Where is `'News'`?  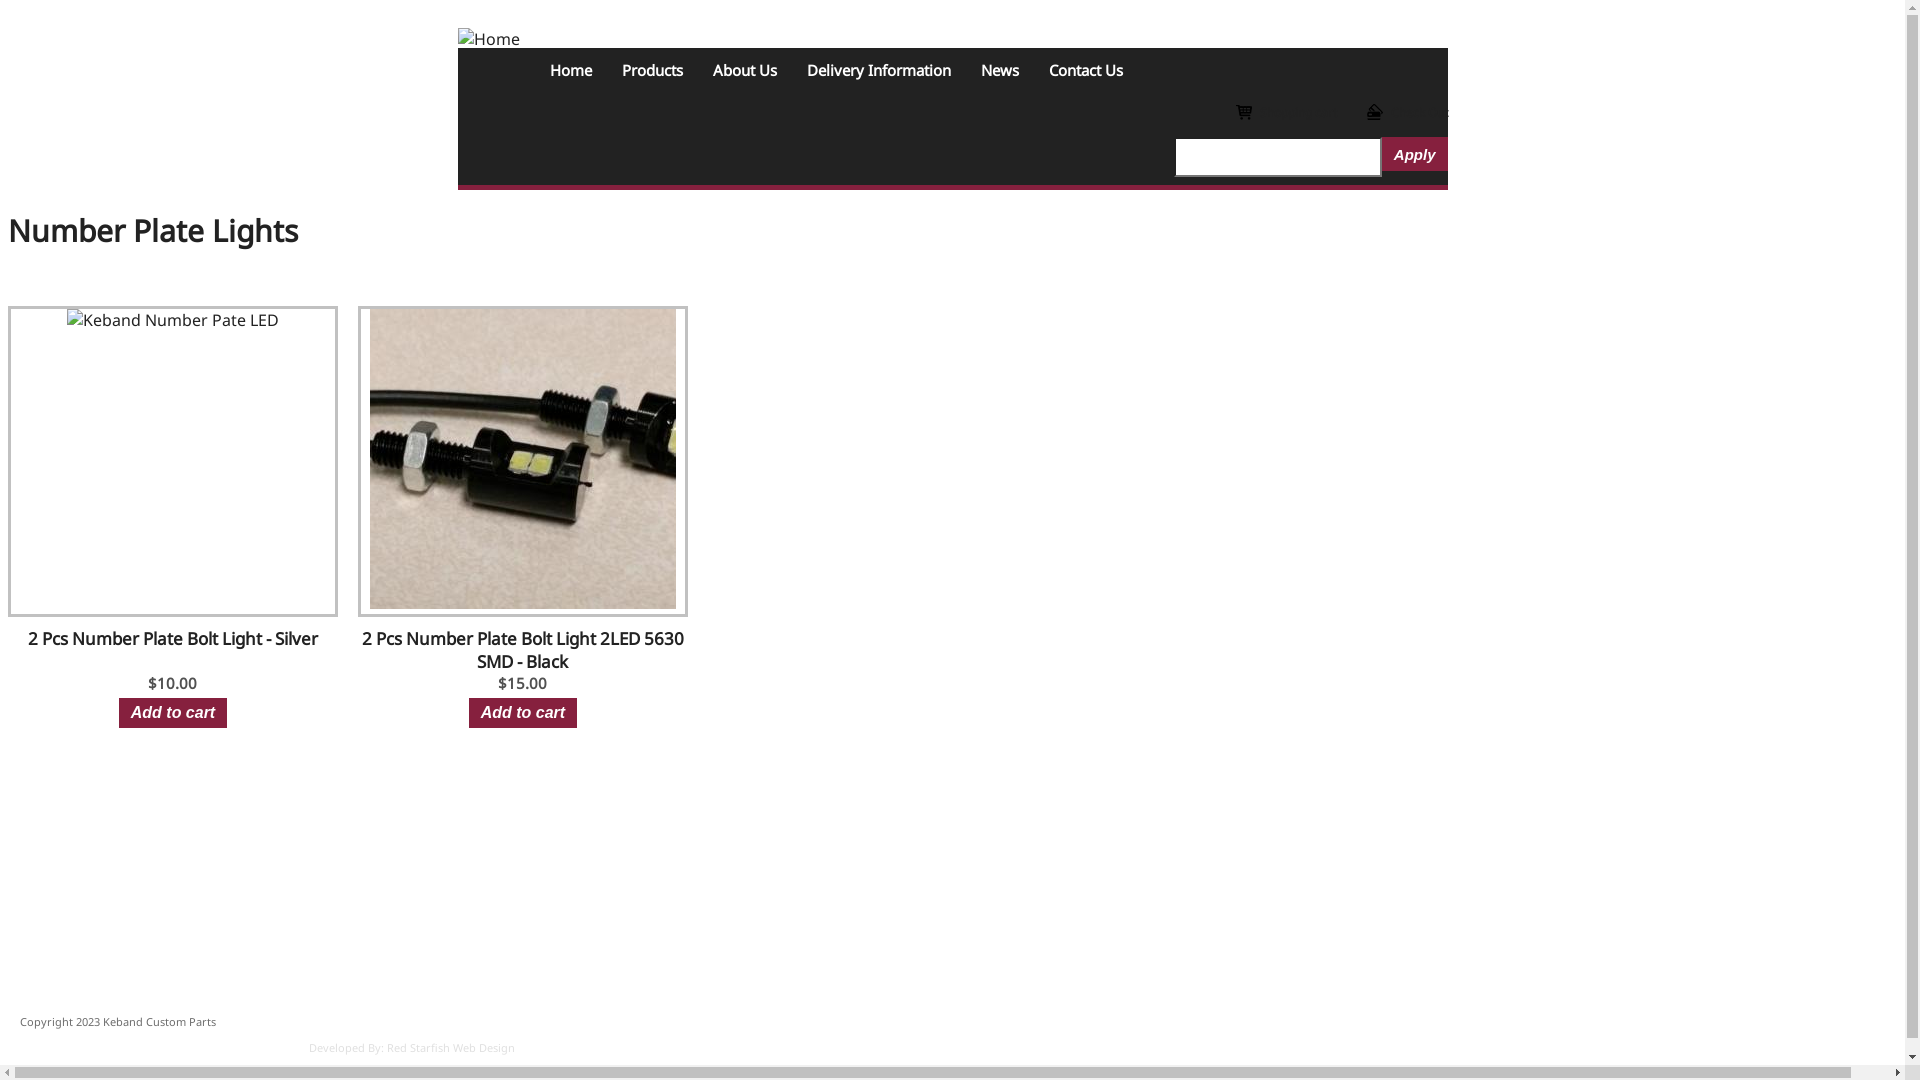 'News' is located at coordinates (999, 68).